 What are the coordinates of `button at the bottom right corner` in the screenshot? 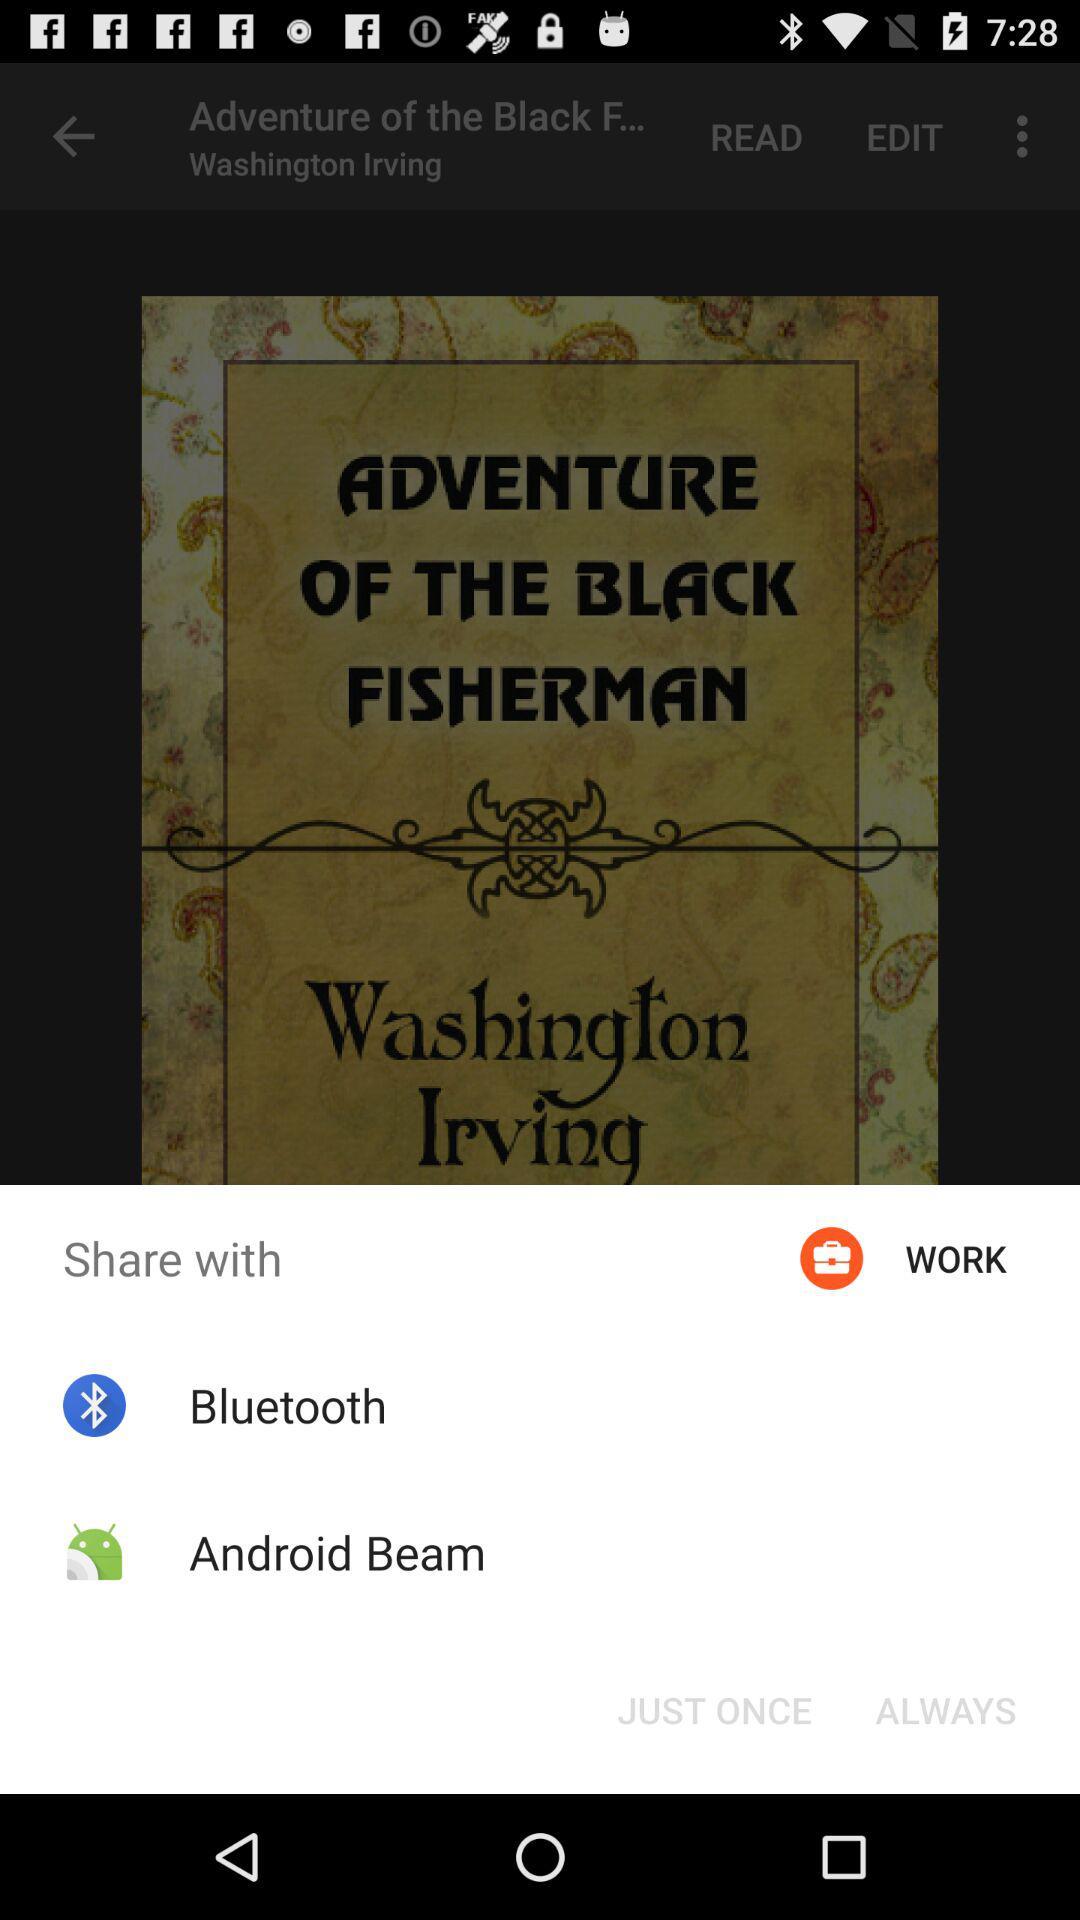 It's located at (945, 1708).